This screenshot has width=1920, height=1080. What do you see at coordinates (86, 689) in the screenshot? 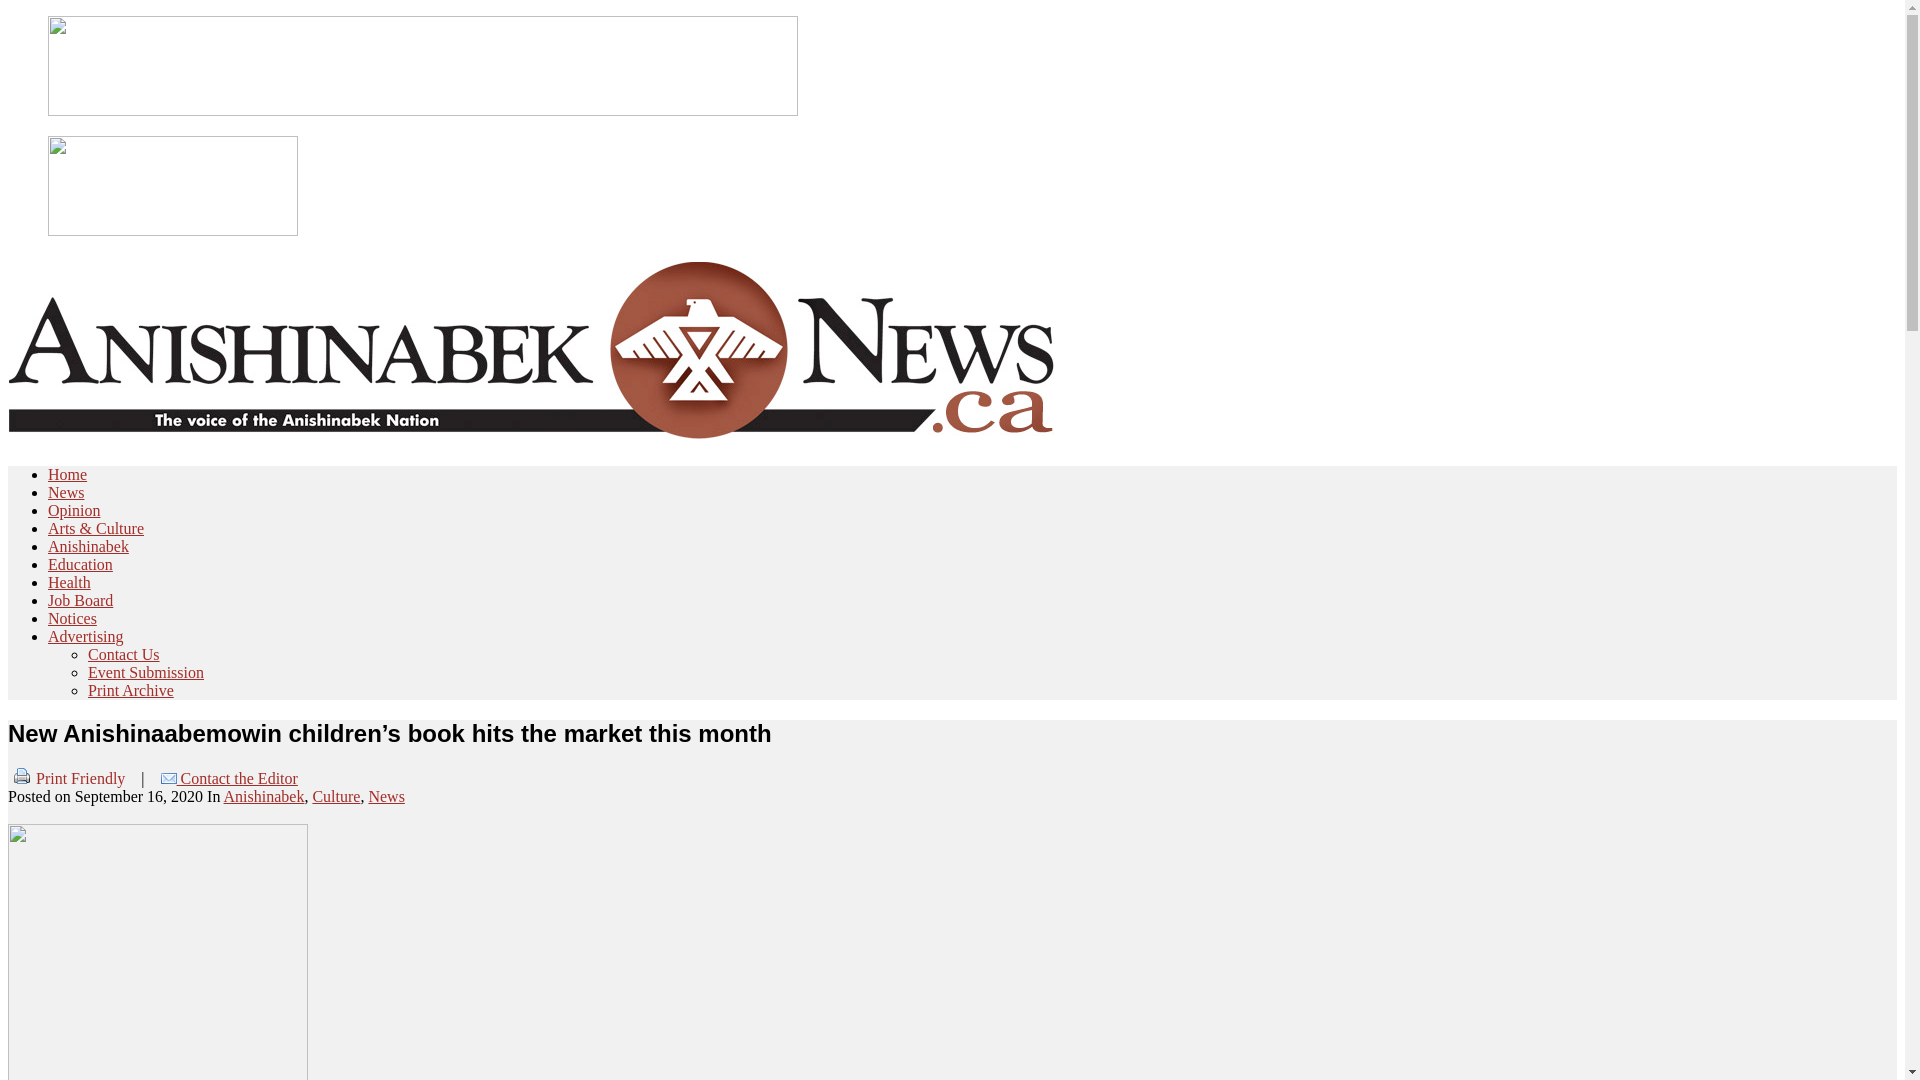
I see `'Print Archive'` at bounding box center [86, 689].